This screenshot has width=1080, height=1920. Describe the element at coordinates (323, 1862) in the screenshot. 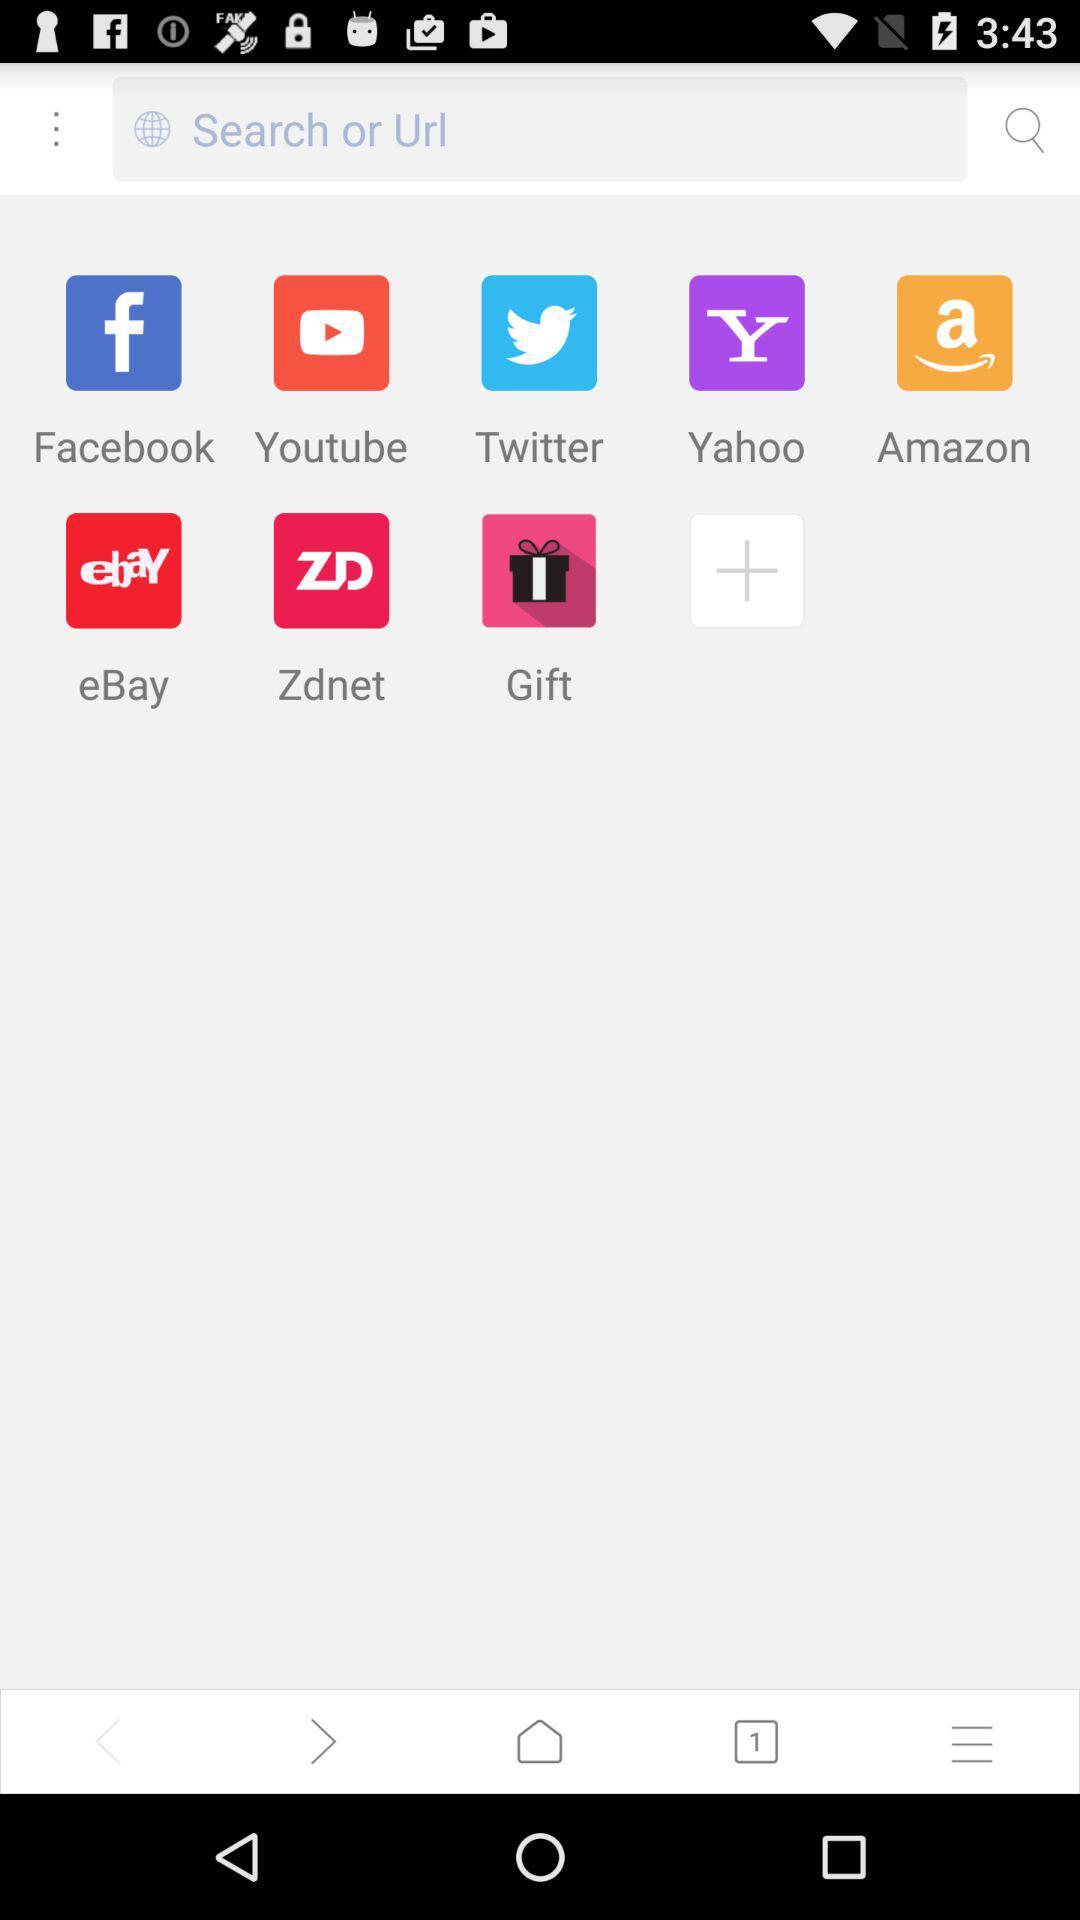

I see `the arrow_forward icon` at that location.